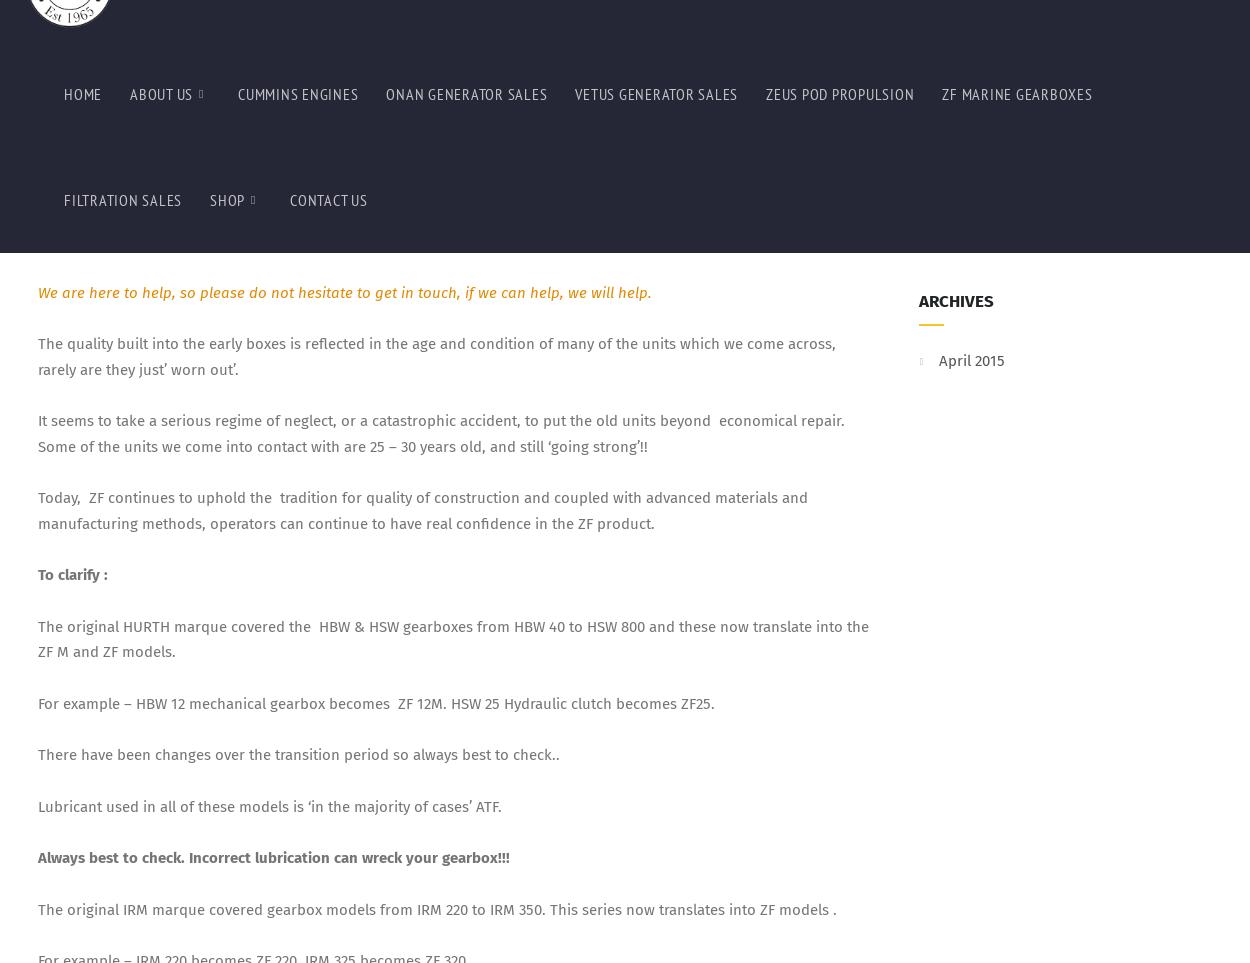 The image size is (1250, 963). Describe the element at coordinates (154, 250) in the screenshot. I see `'ZF220A = Down angle output shaft.'` at that location.